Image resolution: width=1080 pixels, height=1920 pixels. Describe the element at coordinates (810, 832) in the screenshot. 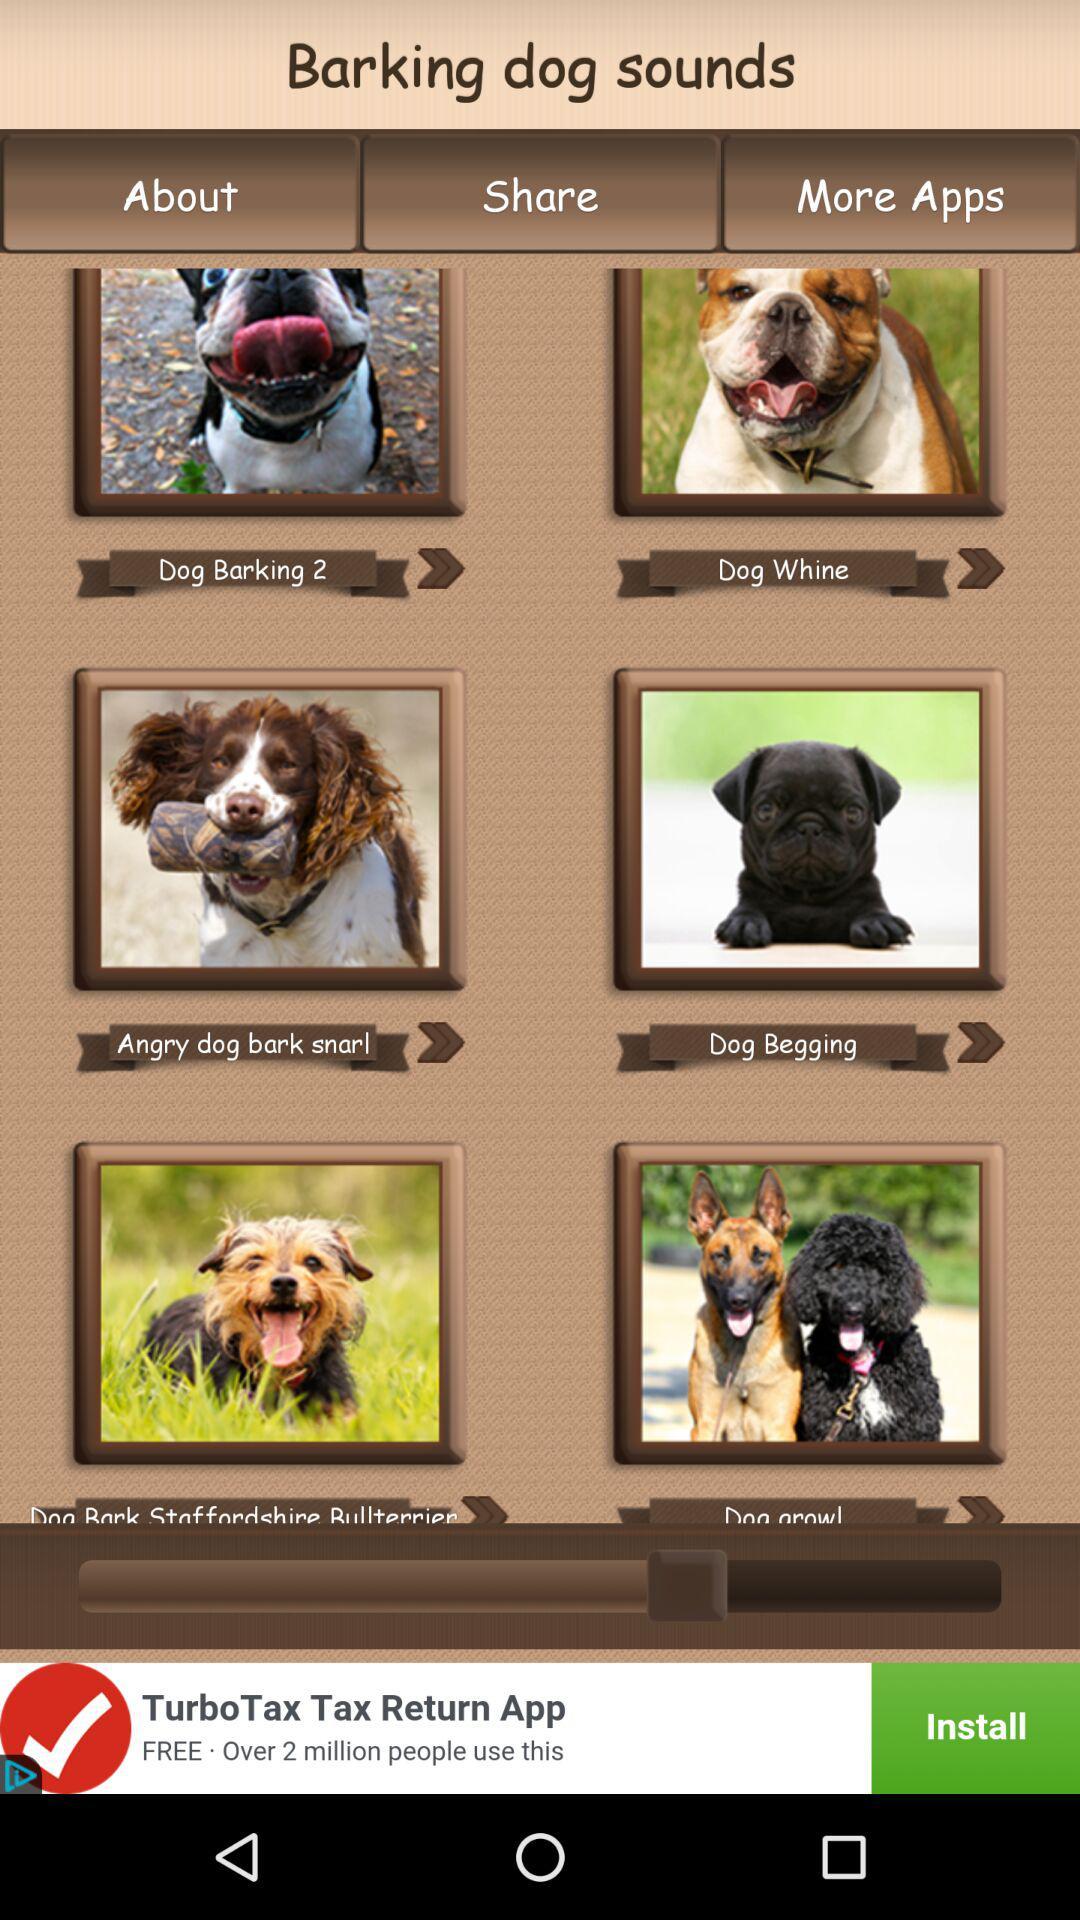

I see `pick an option` at that location.